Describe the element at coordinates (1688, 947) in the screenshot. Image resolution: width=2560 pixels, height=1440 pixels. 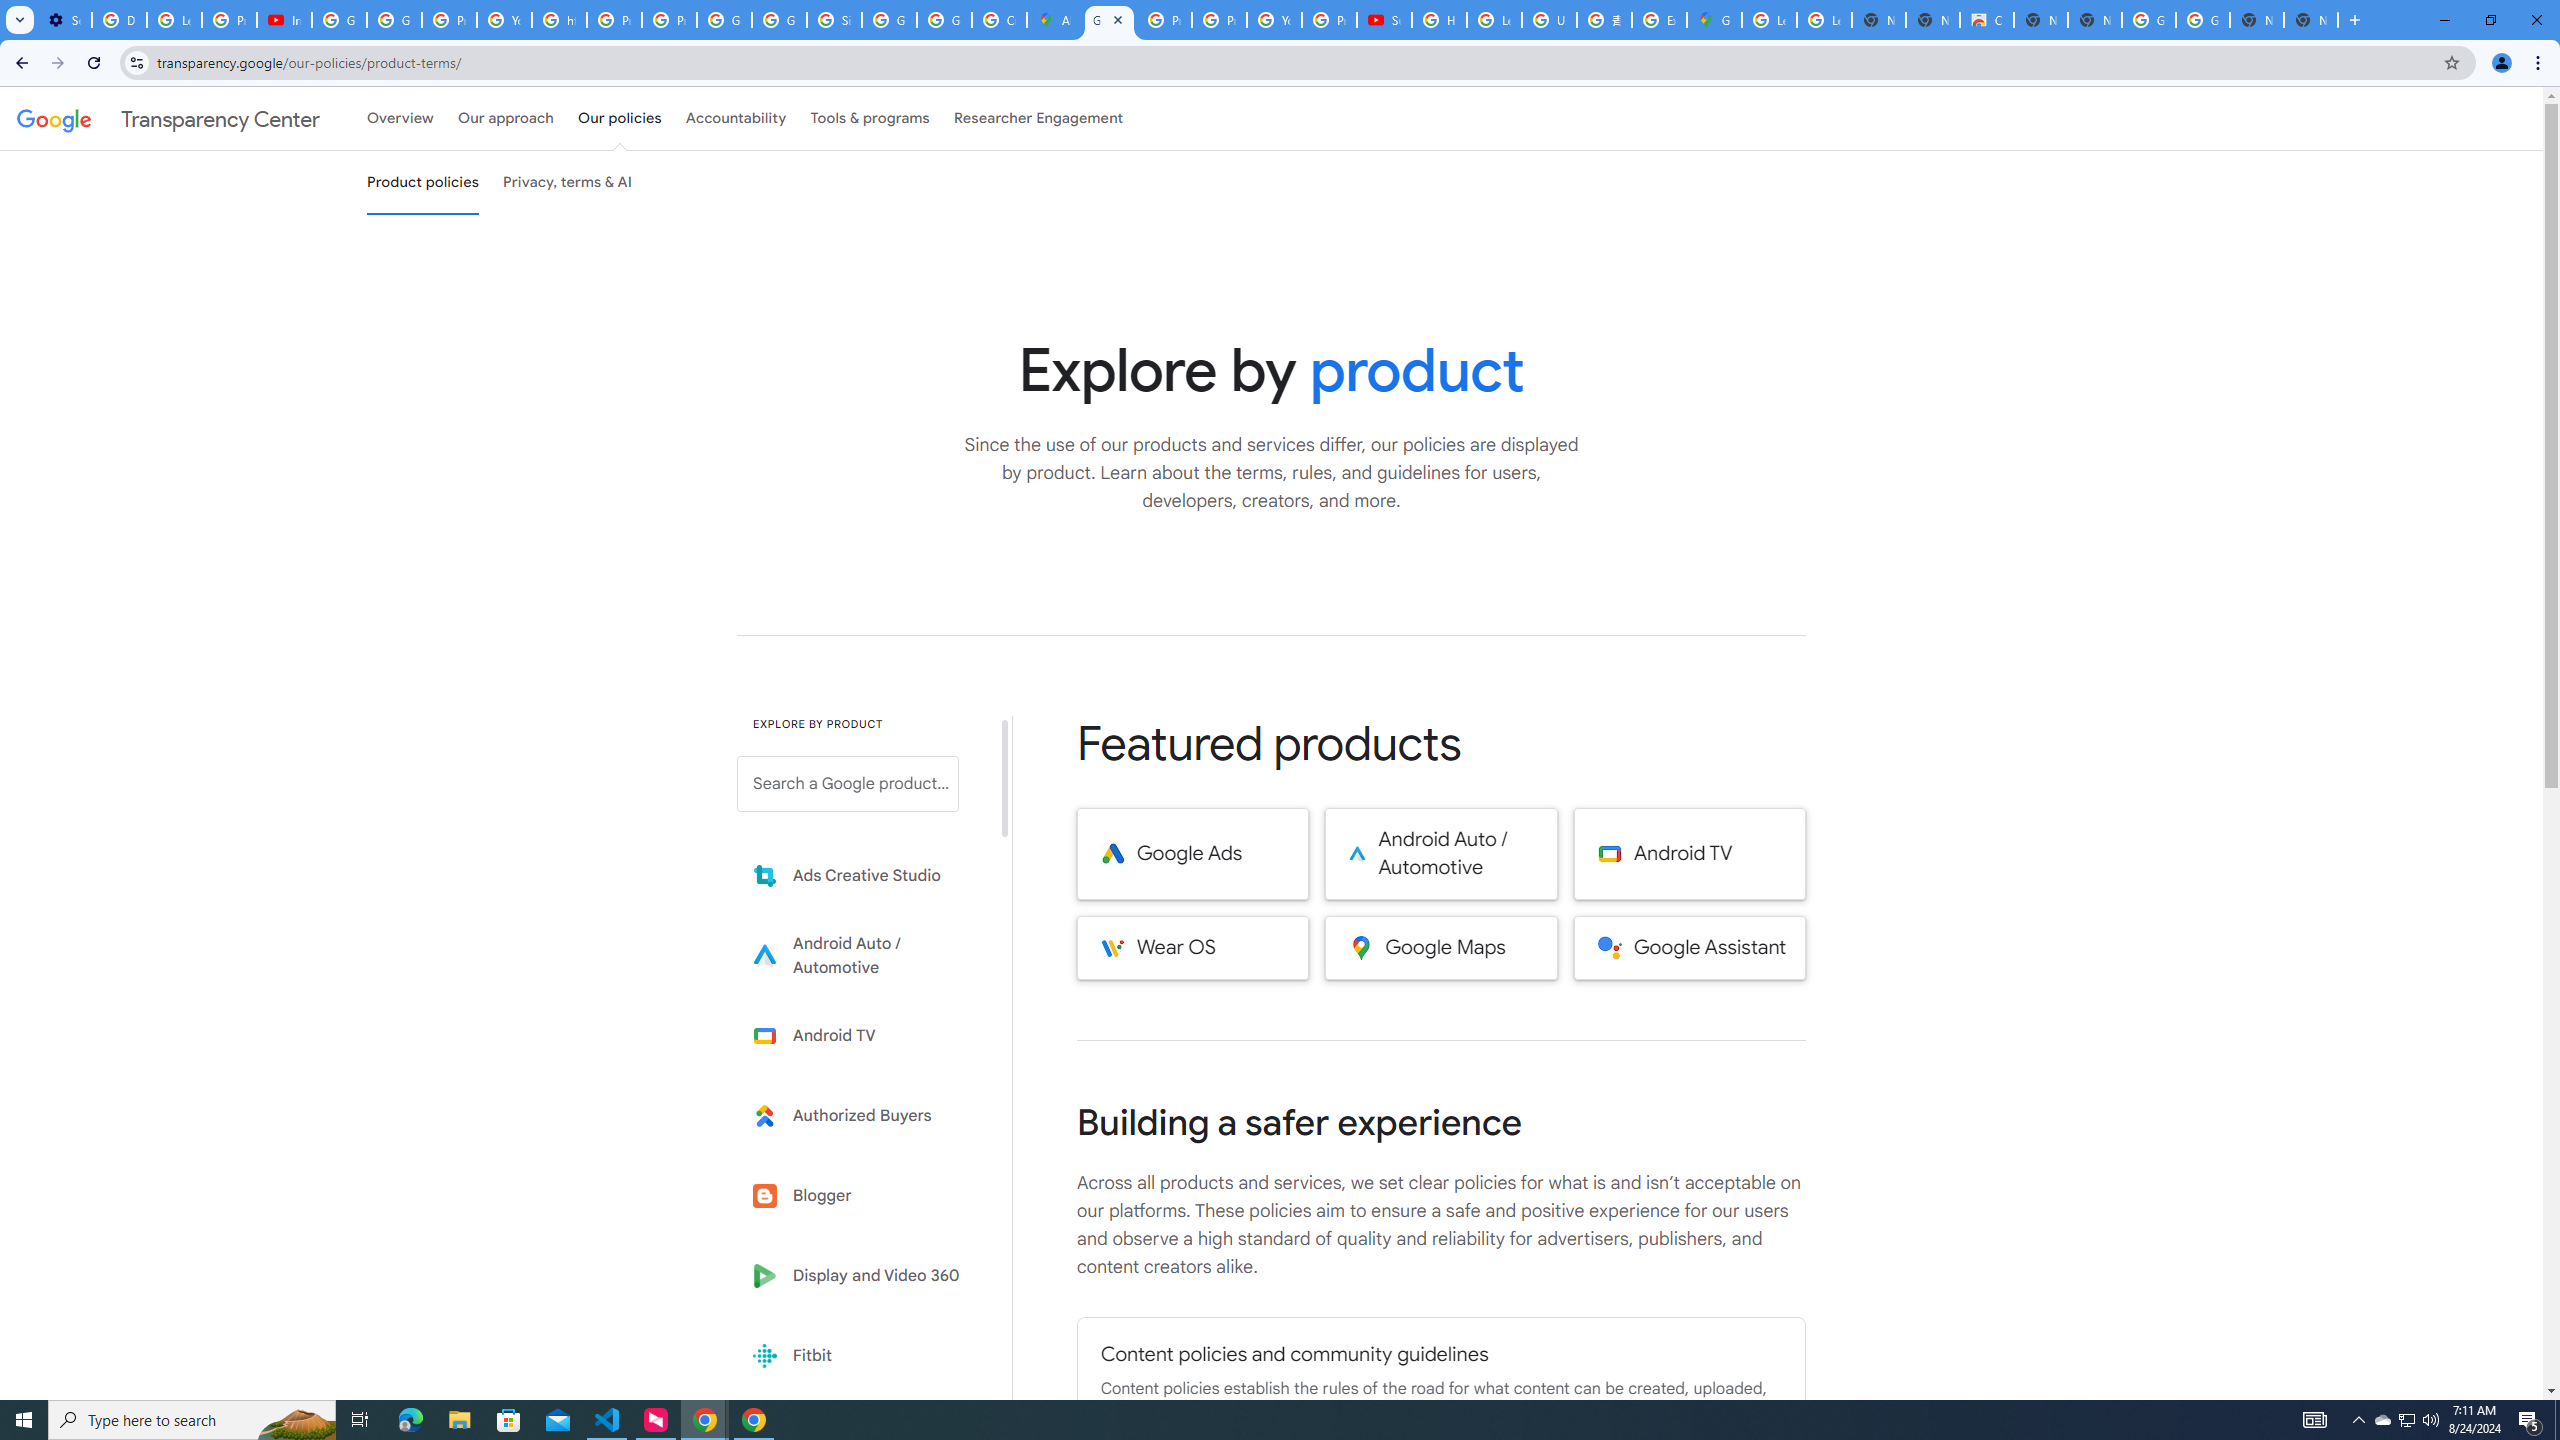
I see `'Google Assistant'` at that location.